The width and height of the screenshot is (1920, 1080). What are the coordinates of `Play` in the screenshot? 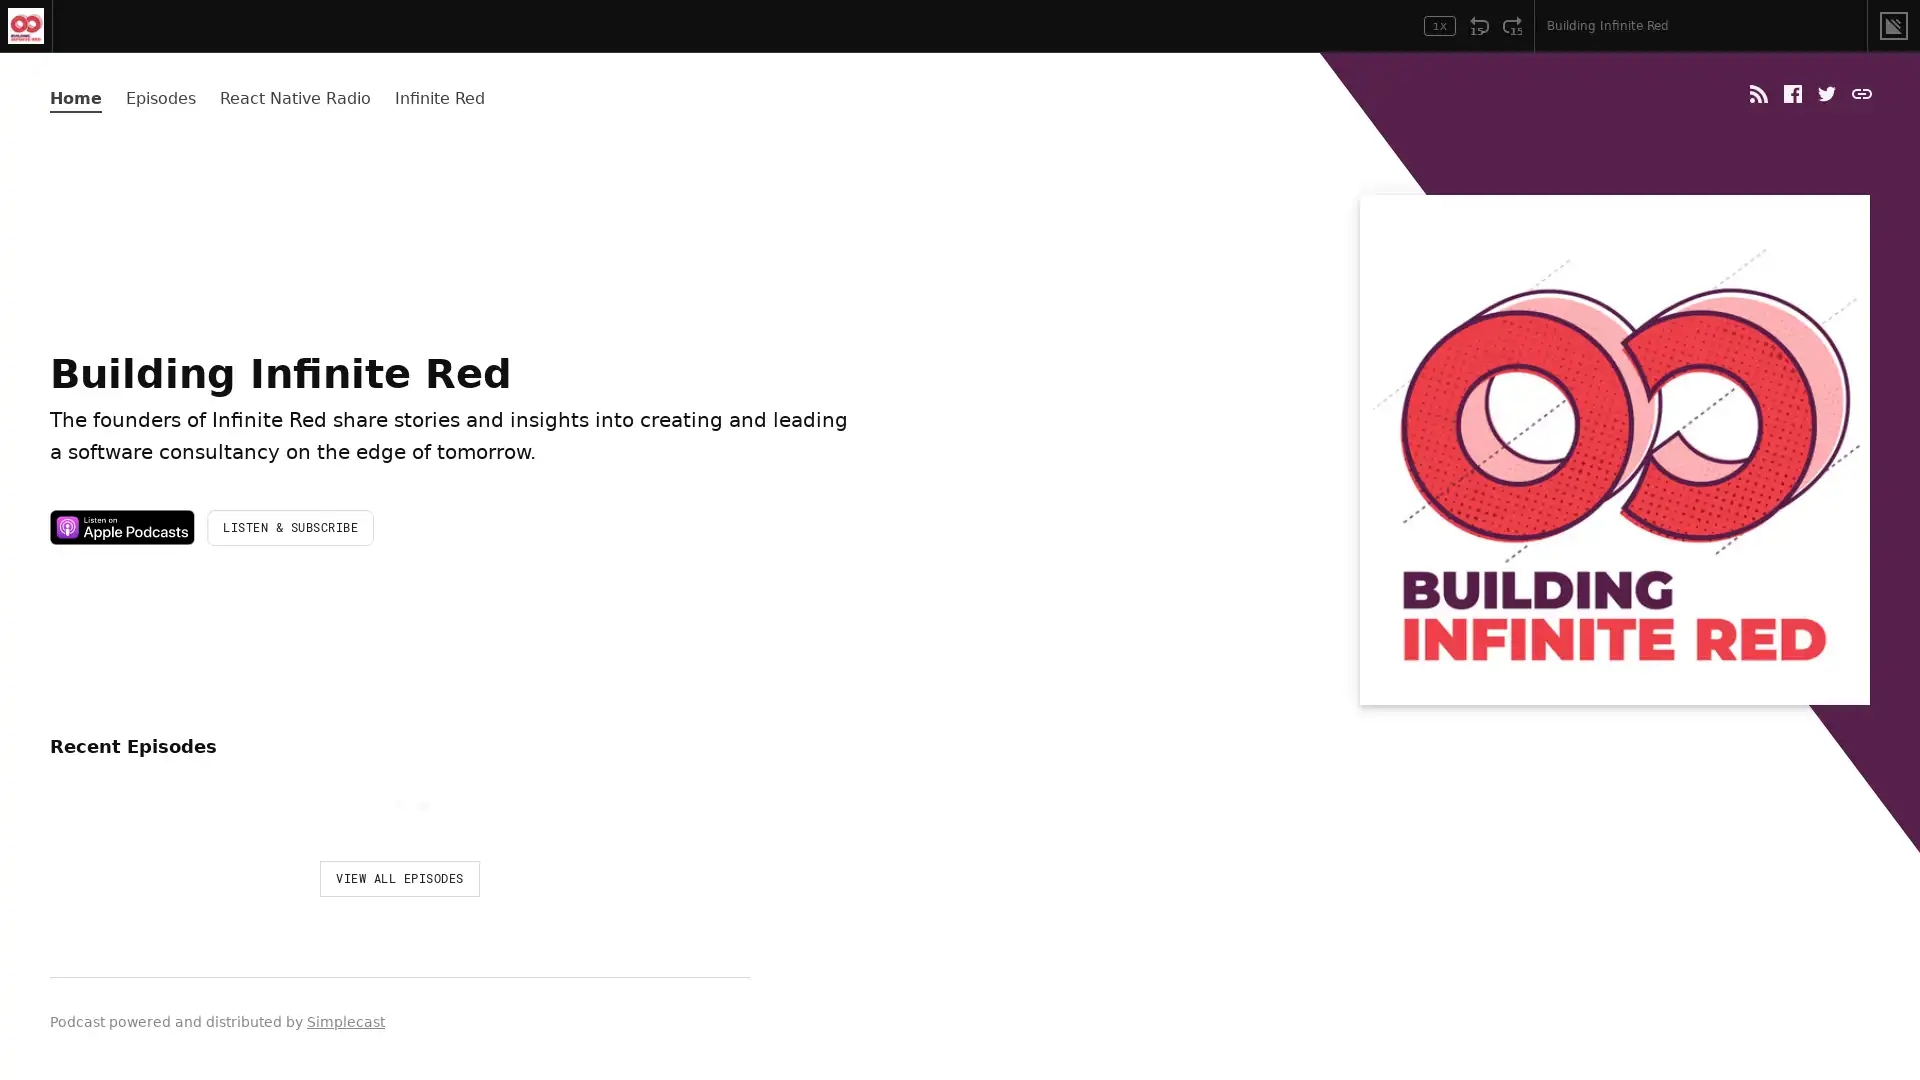 It's located at (73, 829).